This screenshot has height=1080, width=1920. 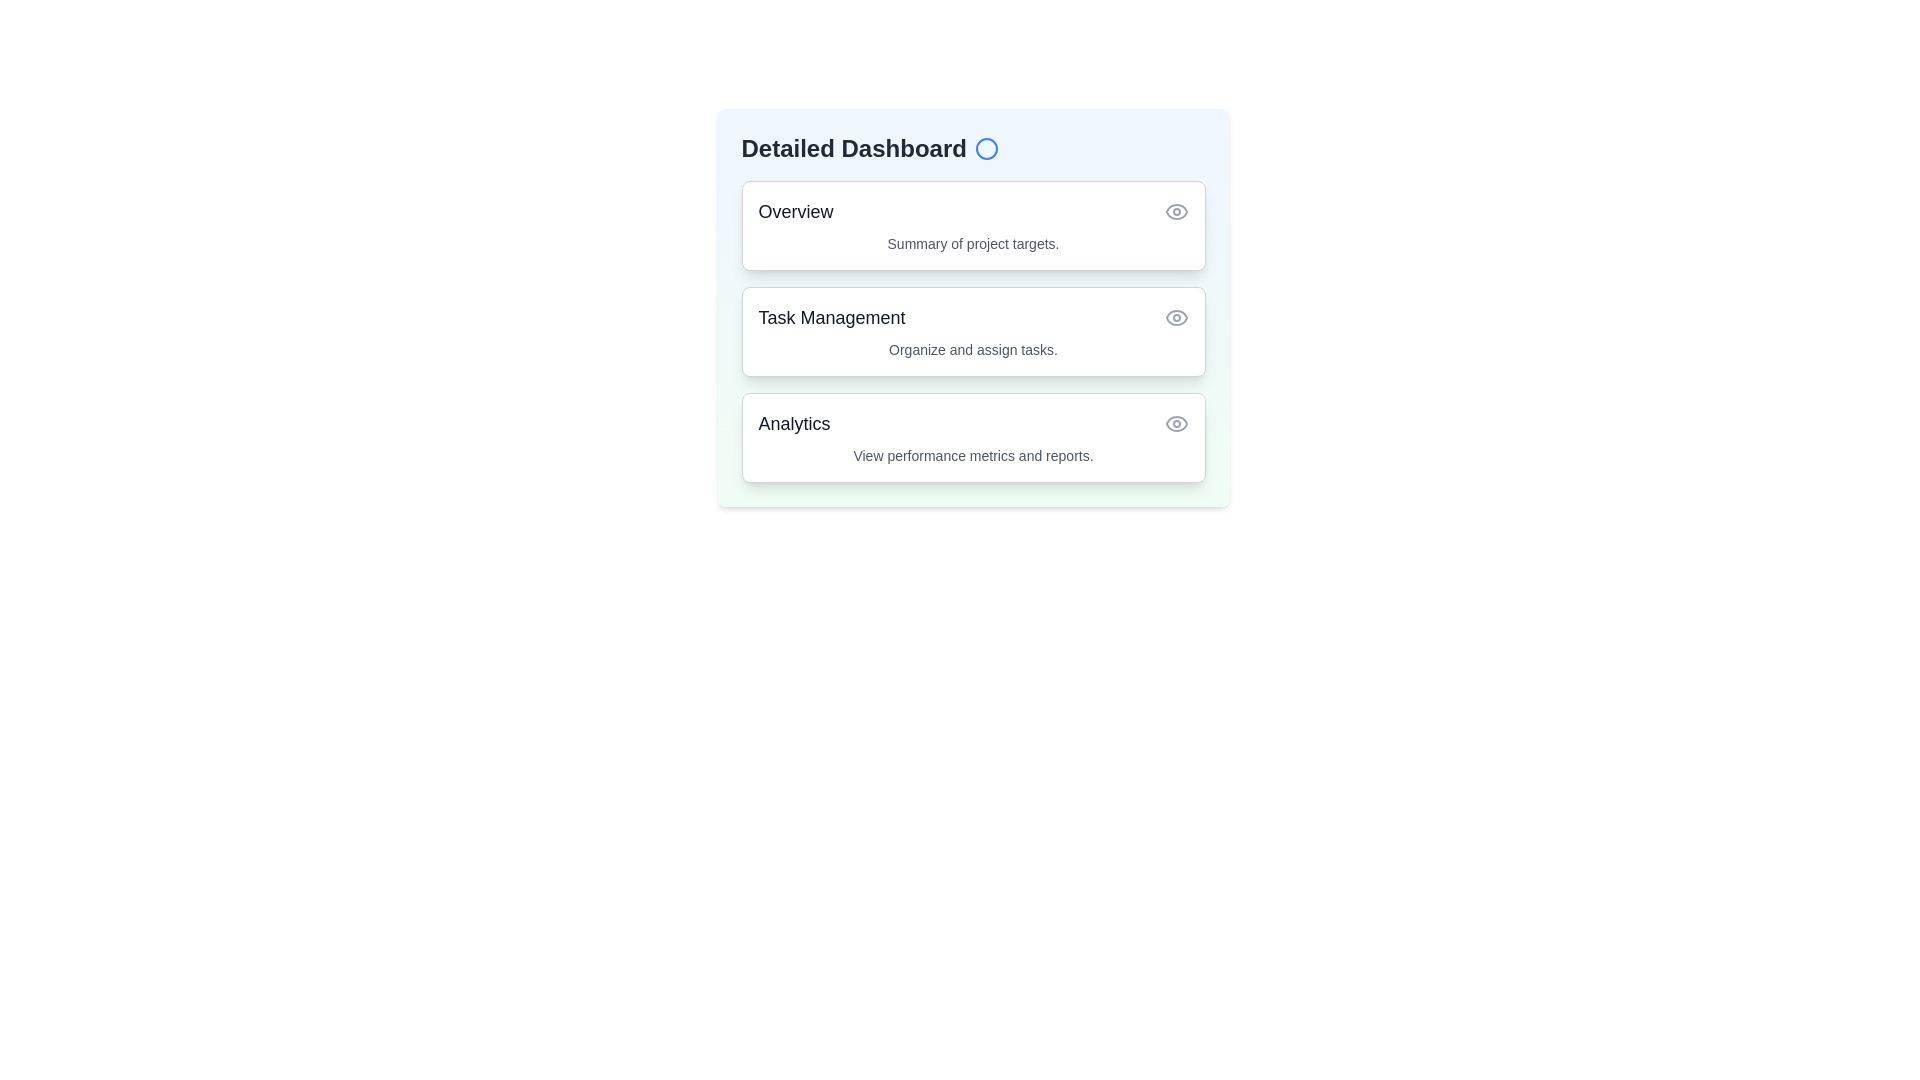 I want to click on the eye icon corresponding to Overview to toggle its details, so click(x=1176, y=212).